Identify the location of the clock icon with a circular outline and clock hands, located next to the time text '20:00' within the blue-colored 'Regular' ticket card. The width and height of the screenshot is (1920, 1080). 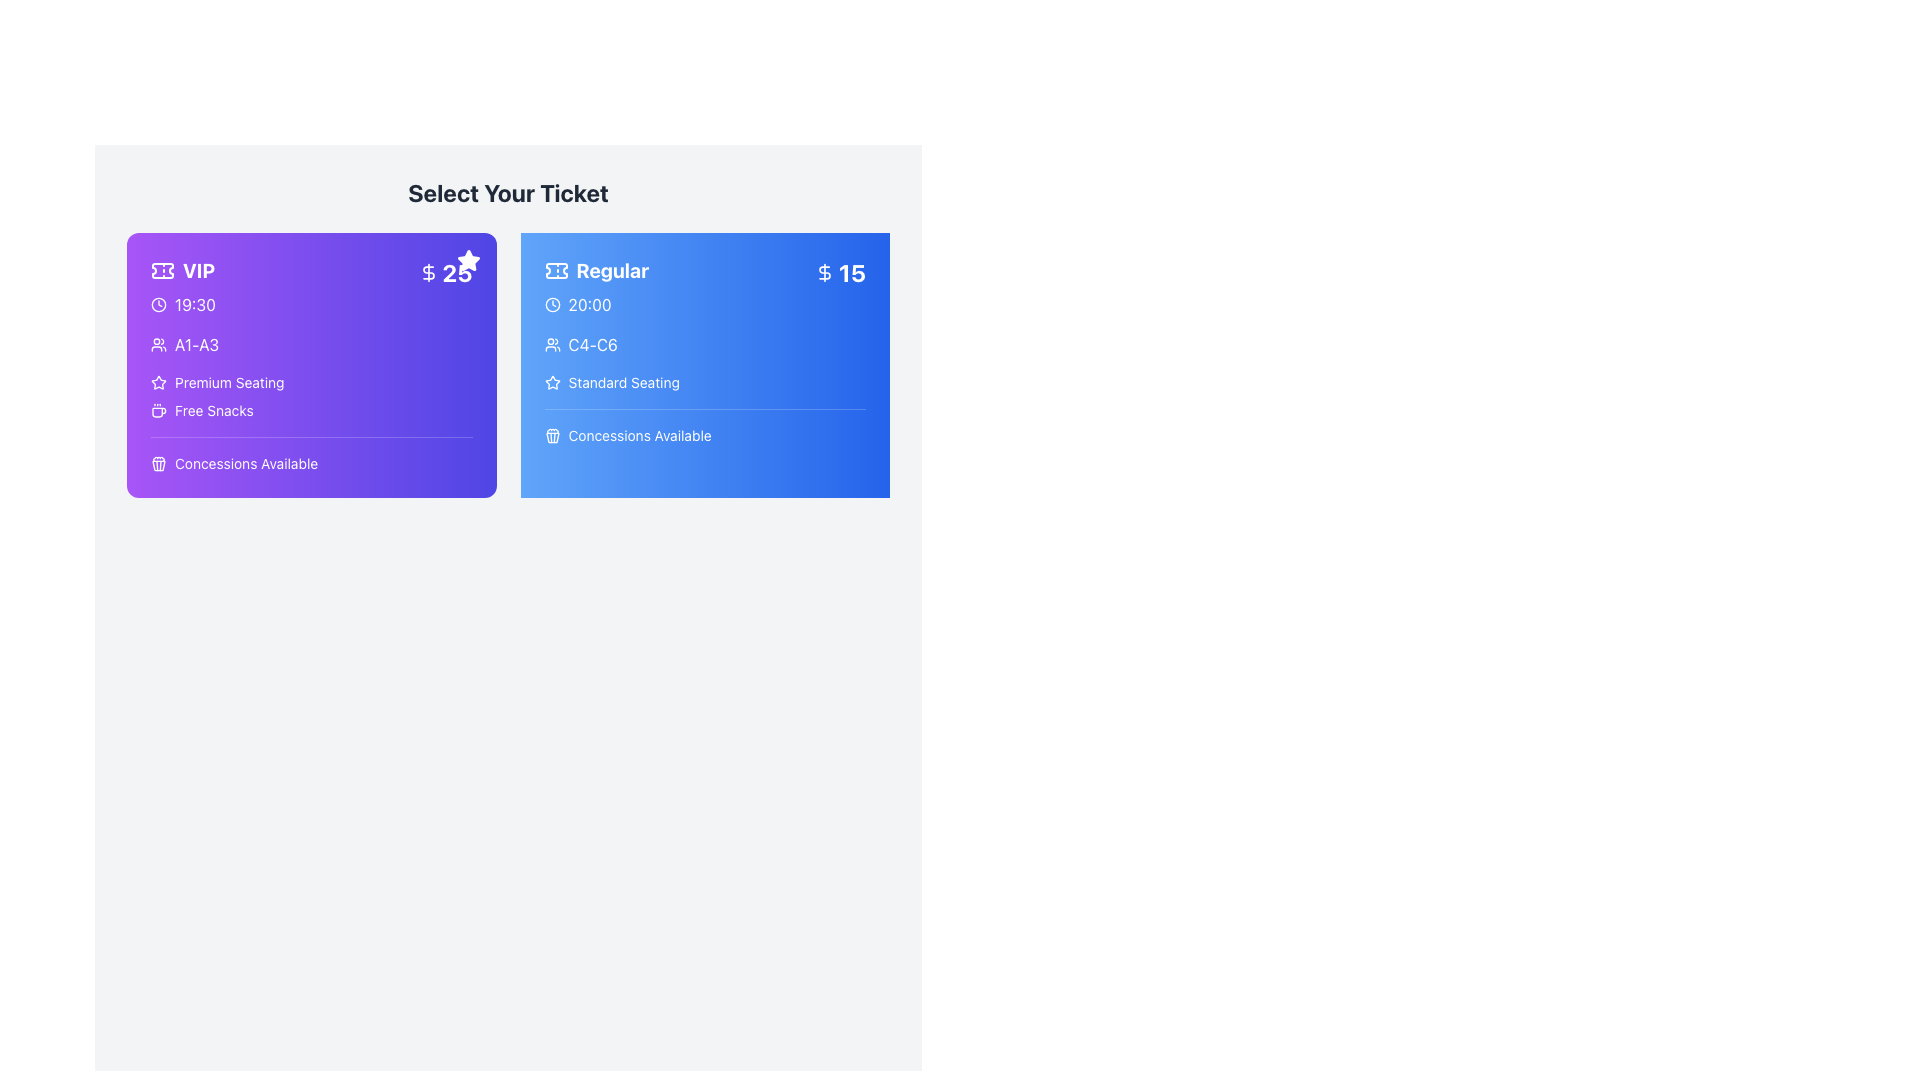
(552, 304).